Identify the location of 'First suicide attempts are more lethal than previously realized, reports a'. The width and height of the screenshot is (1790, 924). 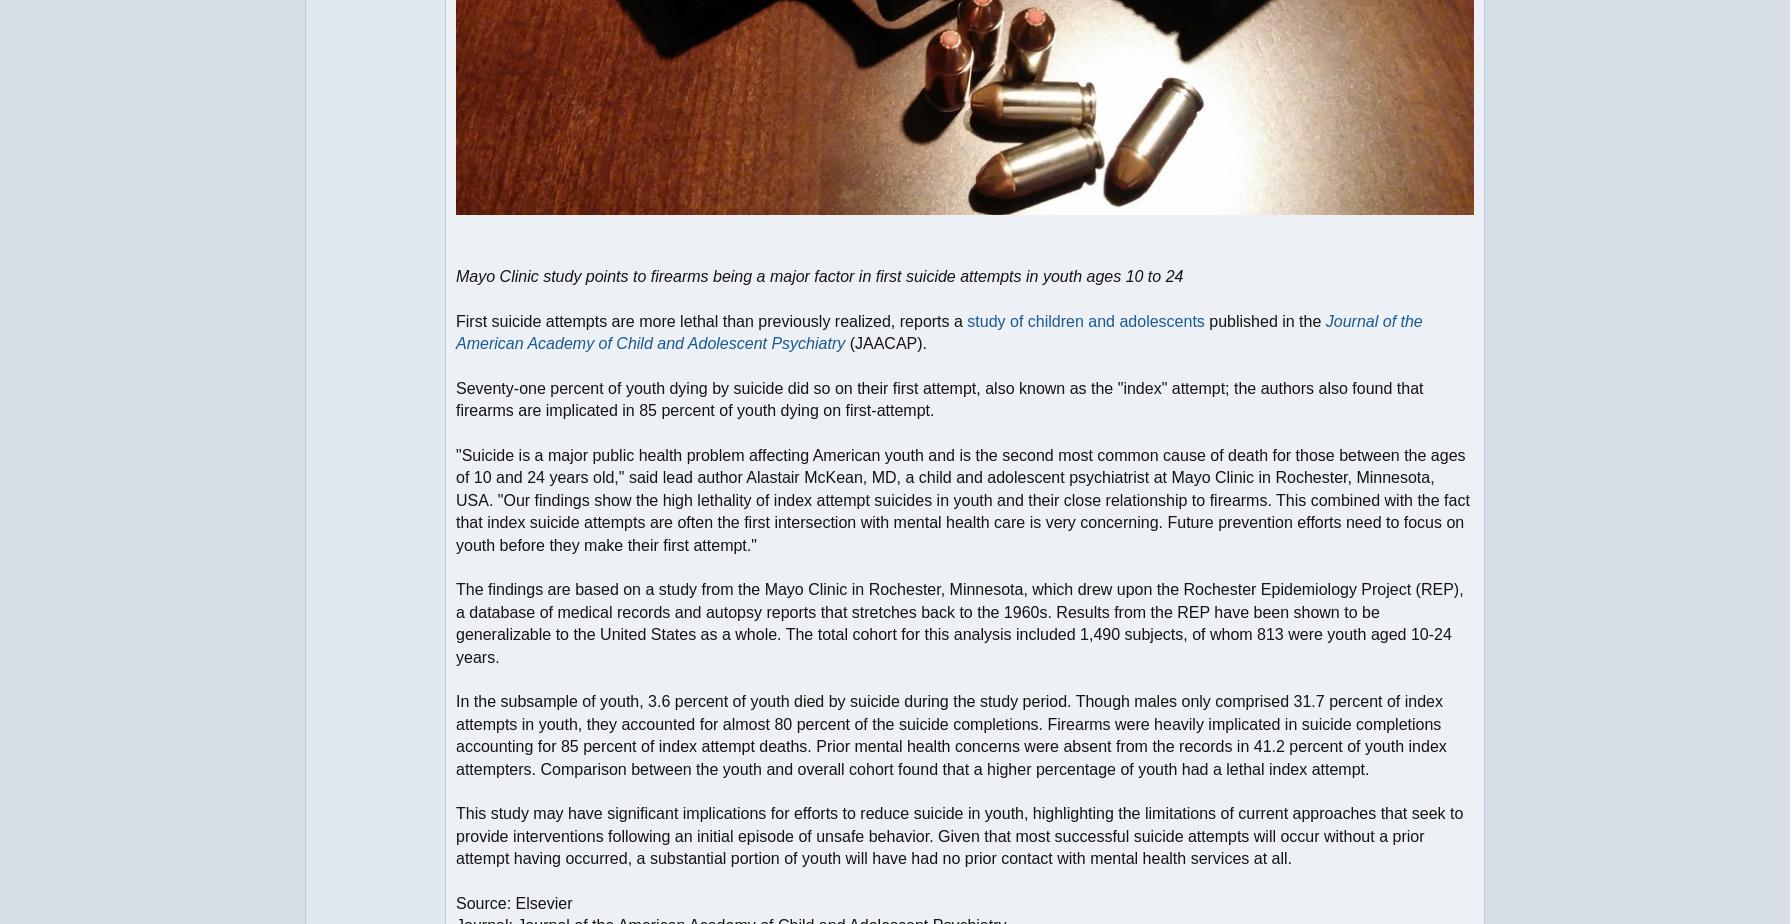
(710, 320).